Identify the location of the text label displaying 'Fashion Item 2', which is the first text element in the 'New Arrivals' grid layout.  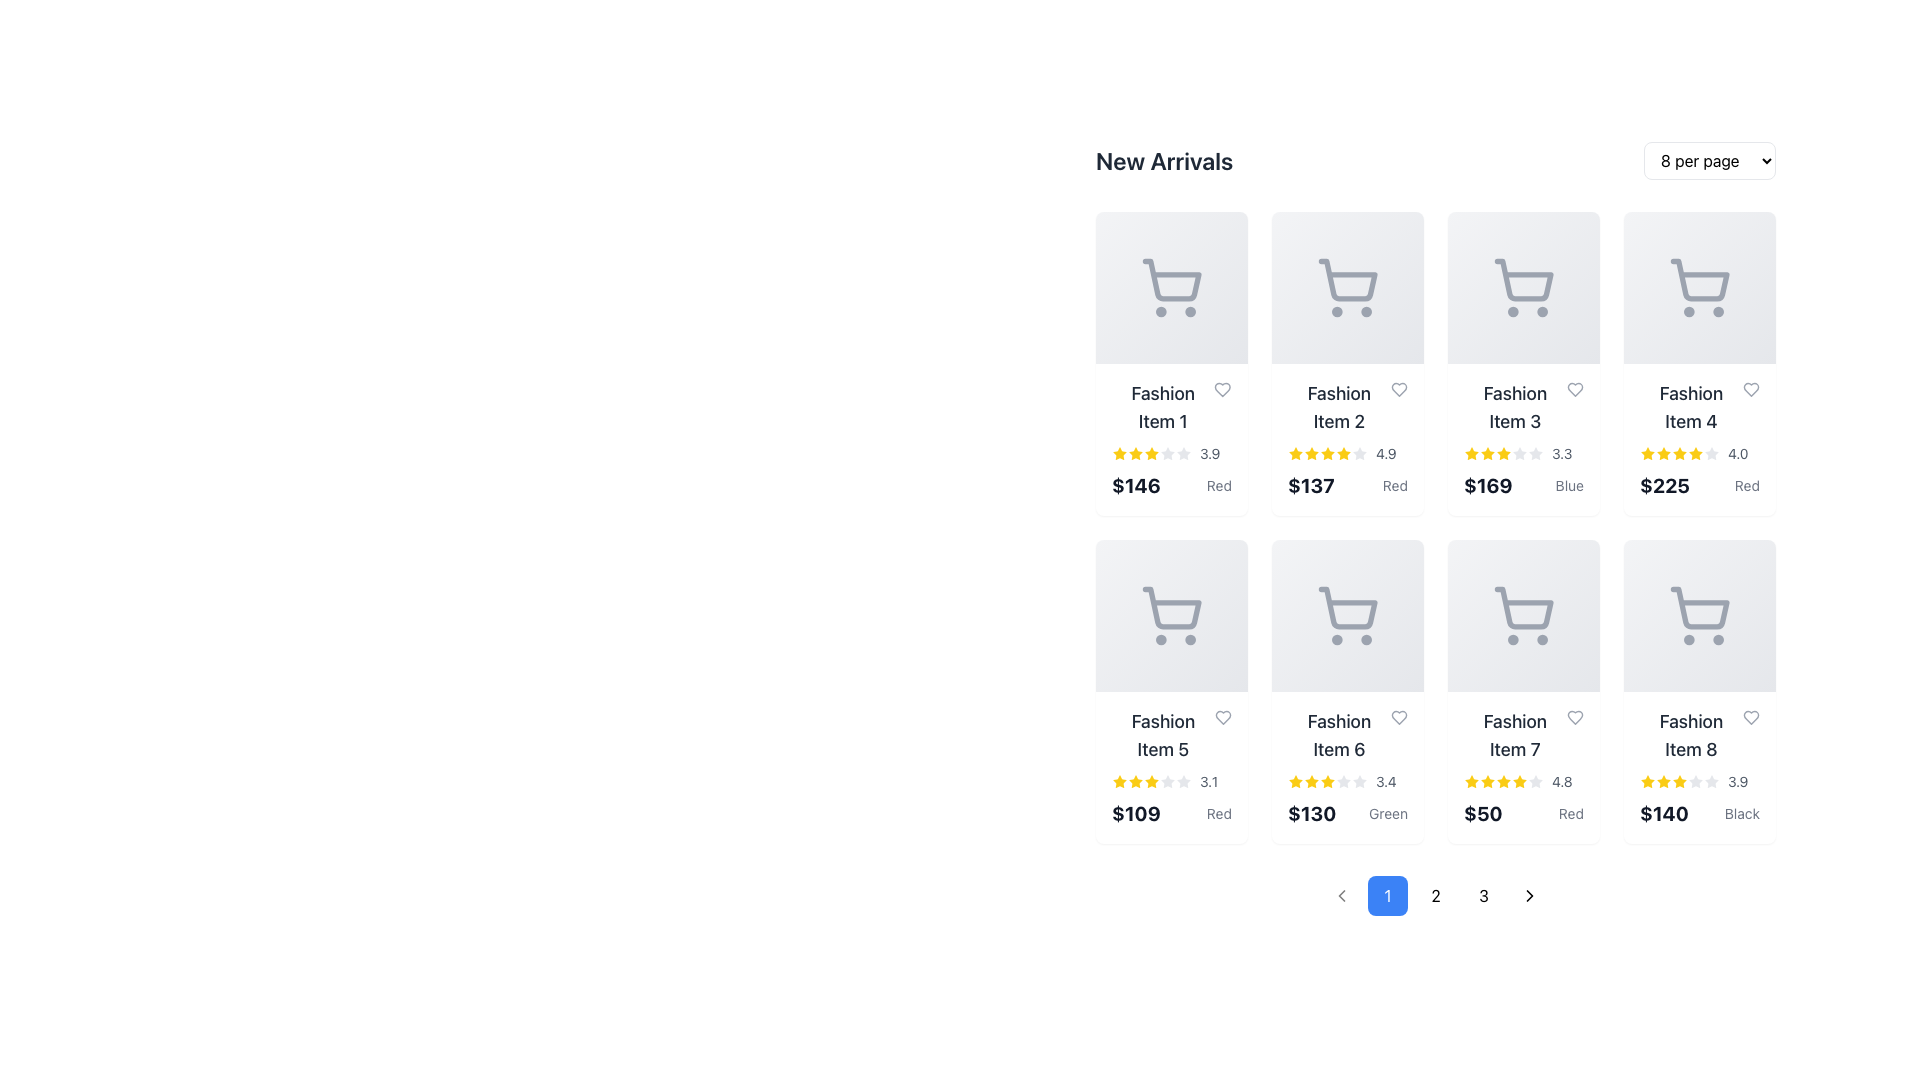
(1339, 407).